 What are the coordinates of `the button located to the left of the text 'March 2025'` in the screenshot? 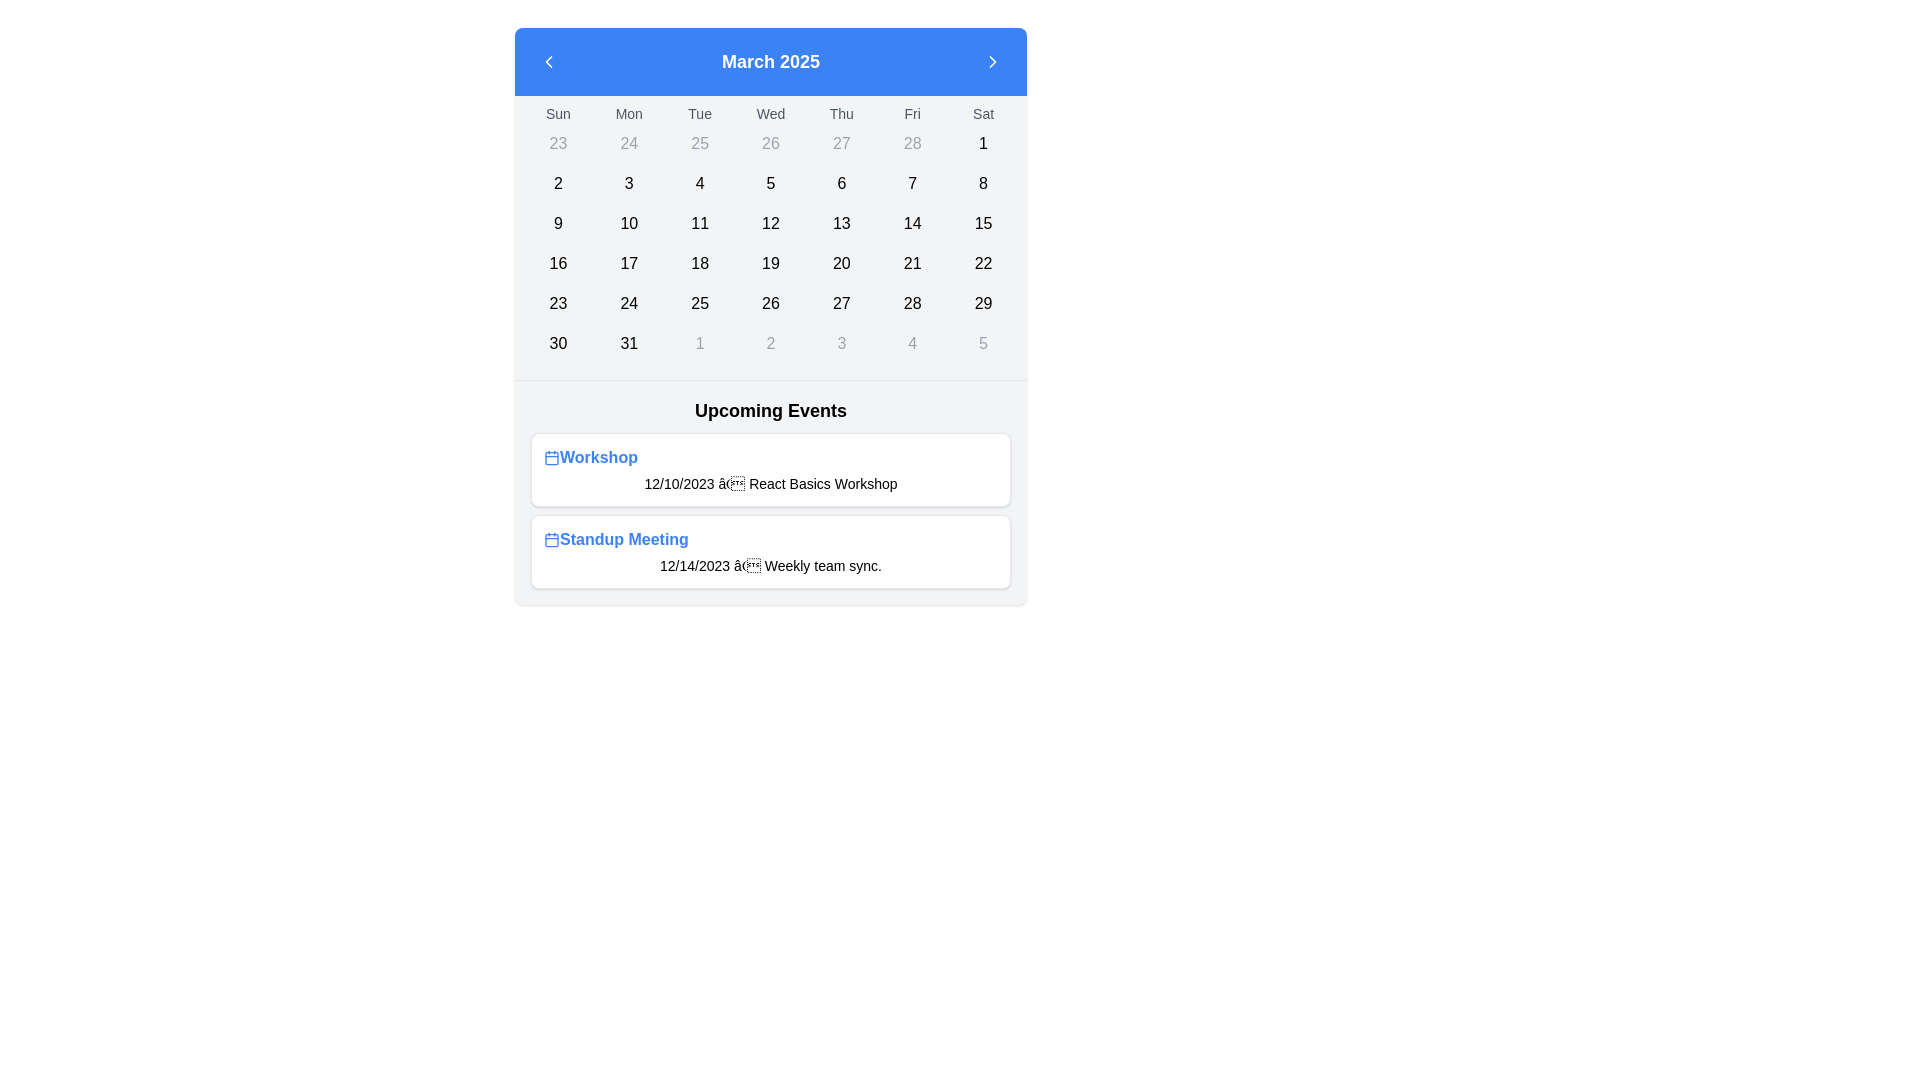 It's located at (548, 60).